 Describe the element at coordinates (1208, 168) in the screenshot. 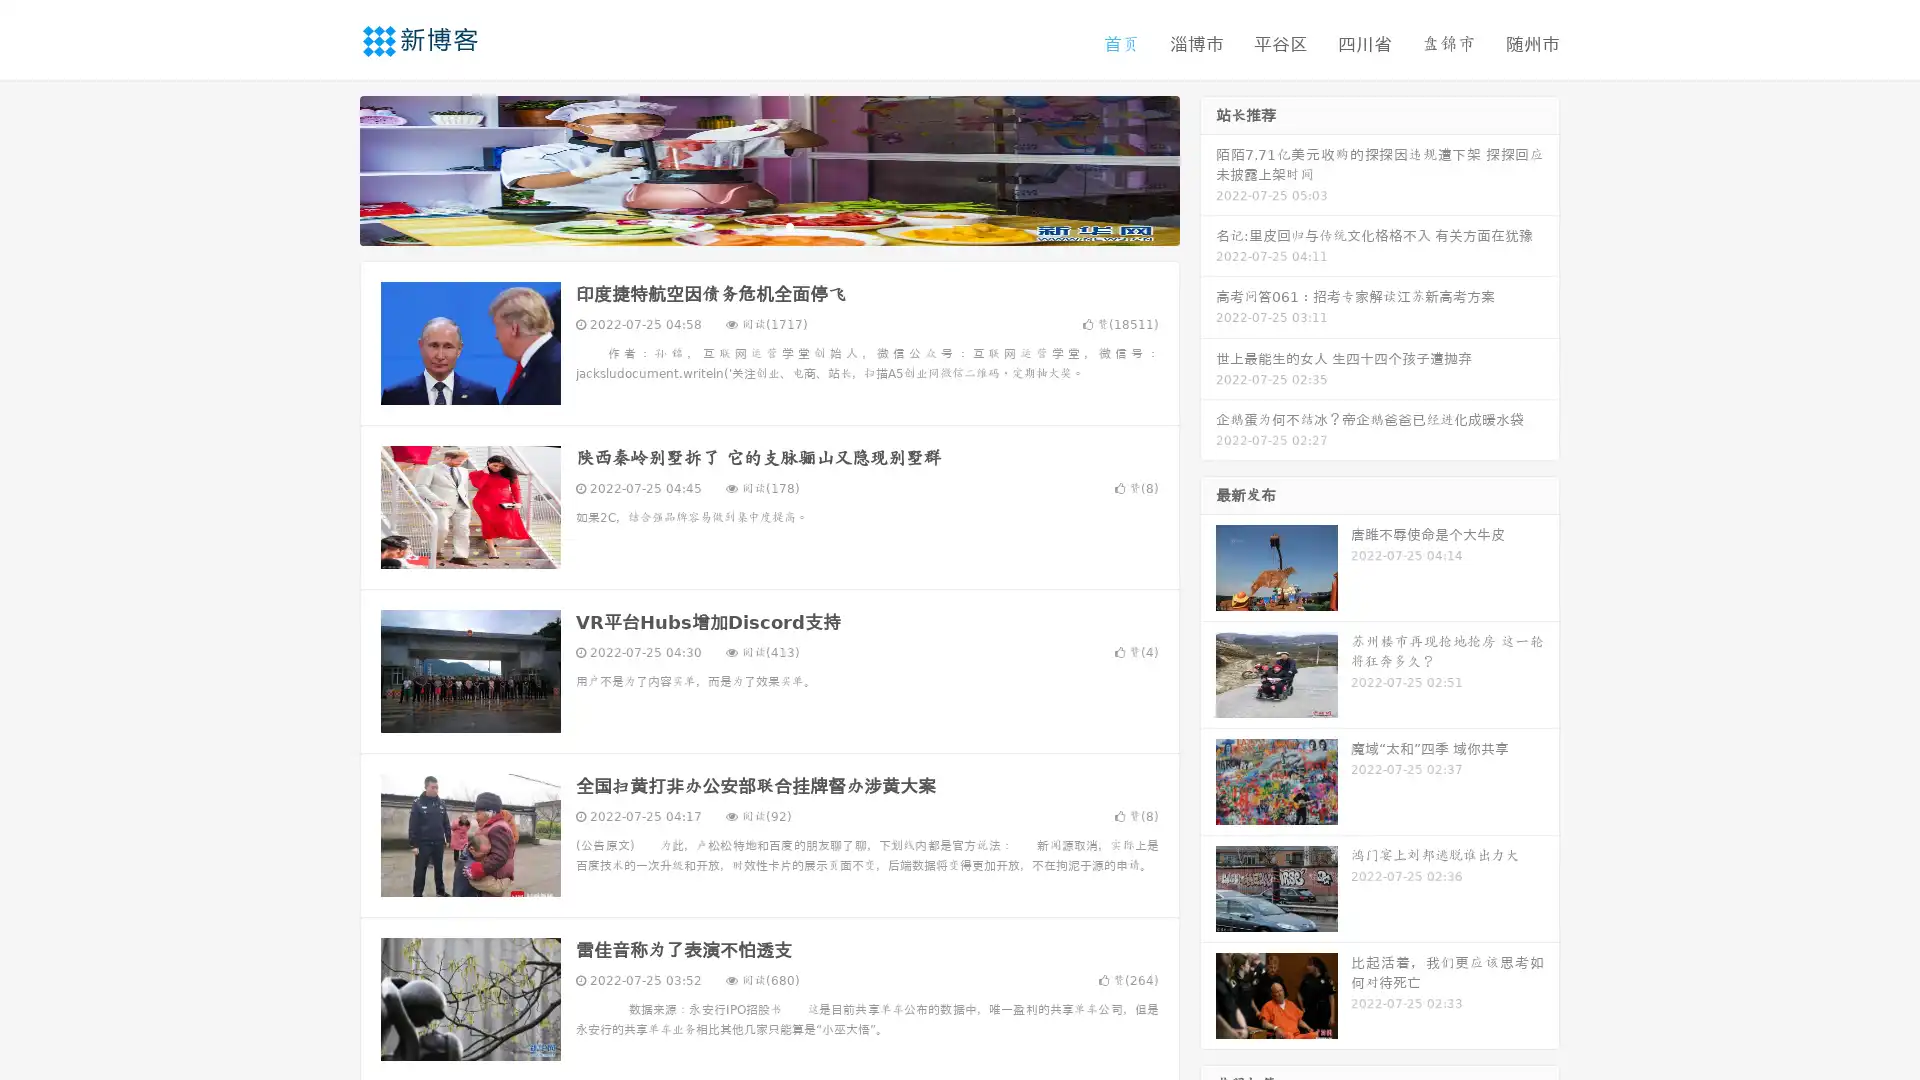

I see `Next slide` at that location.